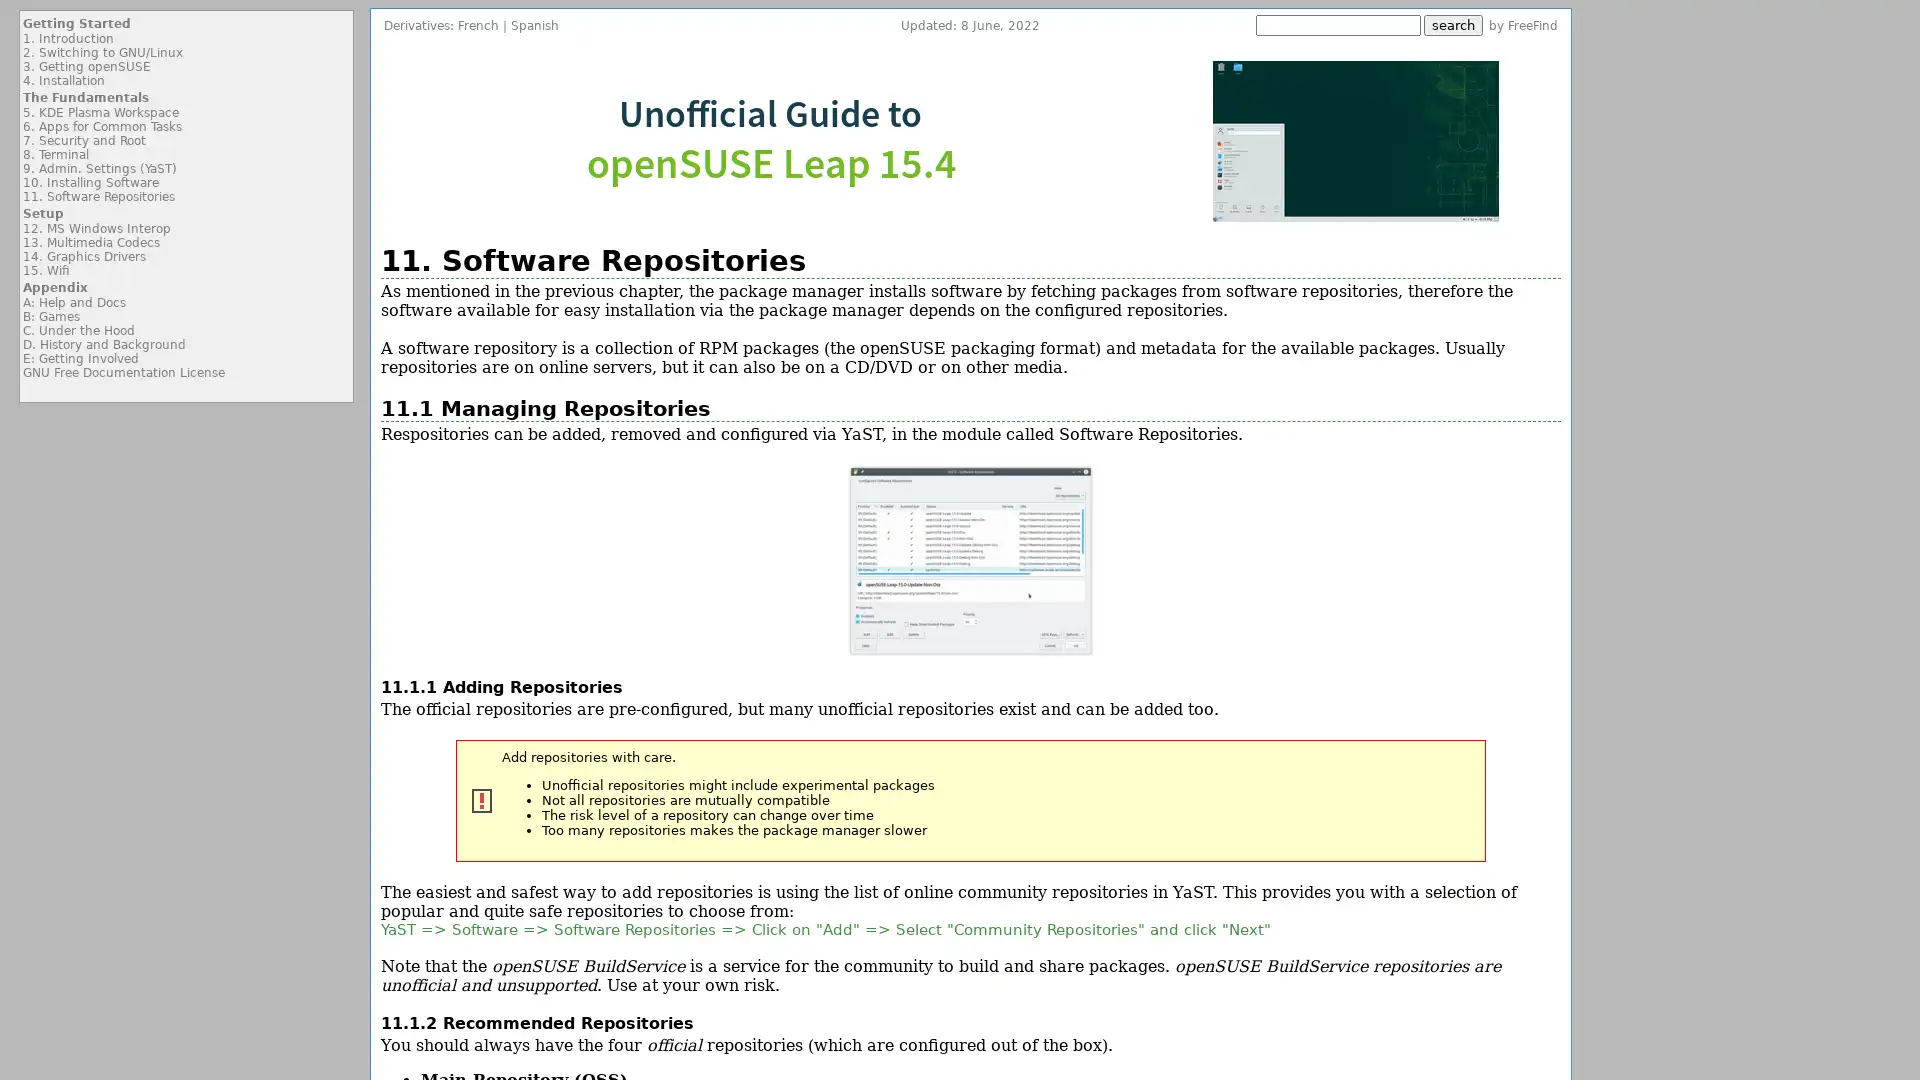 The width and height of the screenshot is (1920, 1080). I want to click on search, so click(1453, 25).